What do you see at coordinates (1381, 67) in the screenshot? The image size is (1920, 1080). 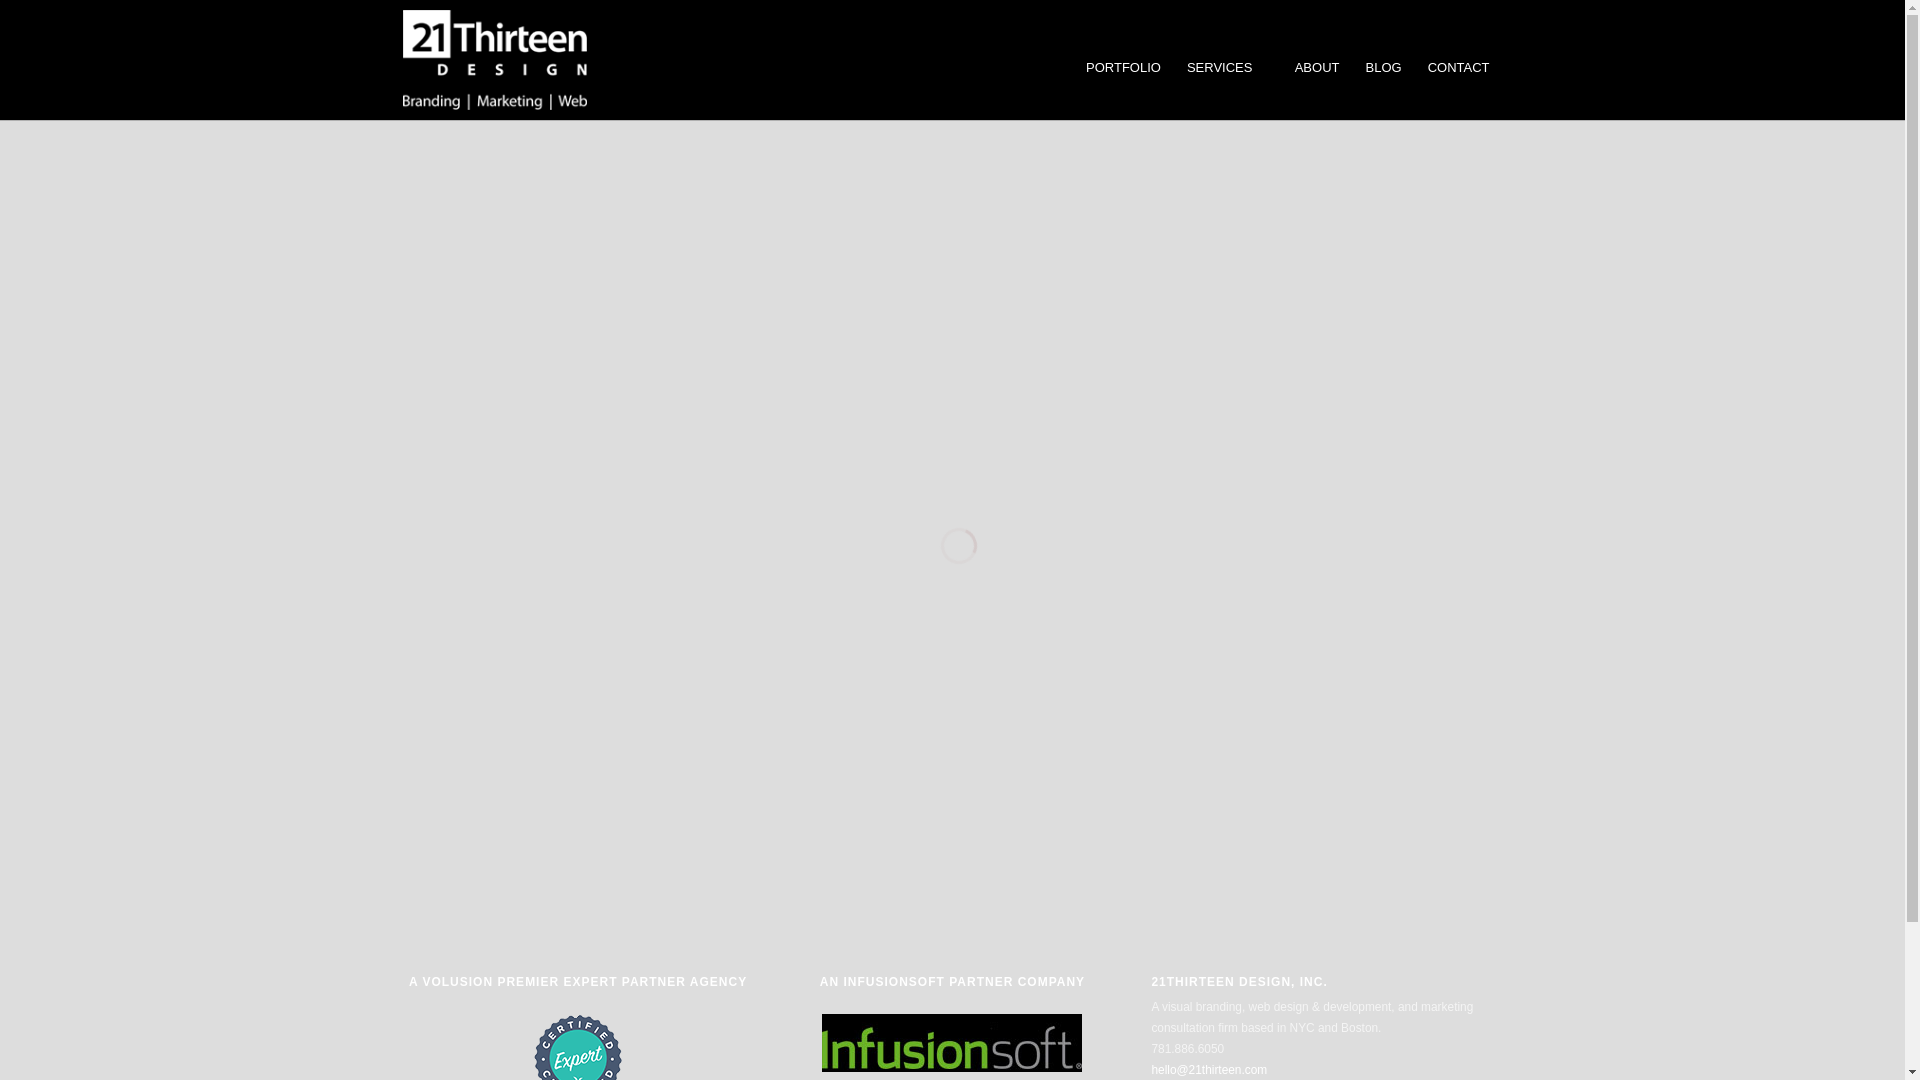 I see `'BLOG'` at bounding box center [1381, 67].